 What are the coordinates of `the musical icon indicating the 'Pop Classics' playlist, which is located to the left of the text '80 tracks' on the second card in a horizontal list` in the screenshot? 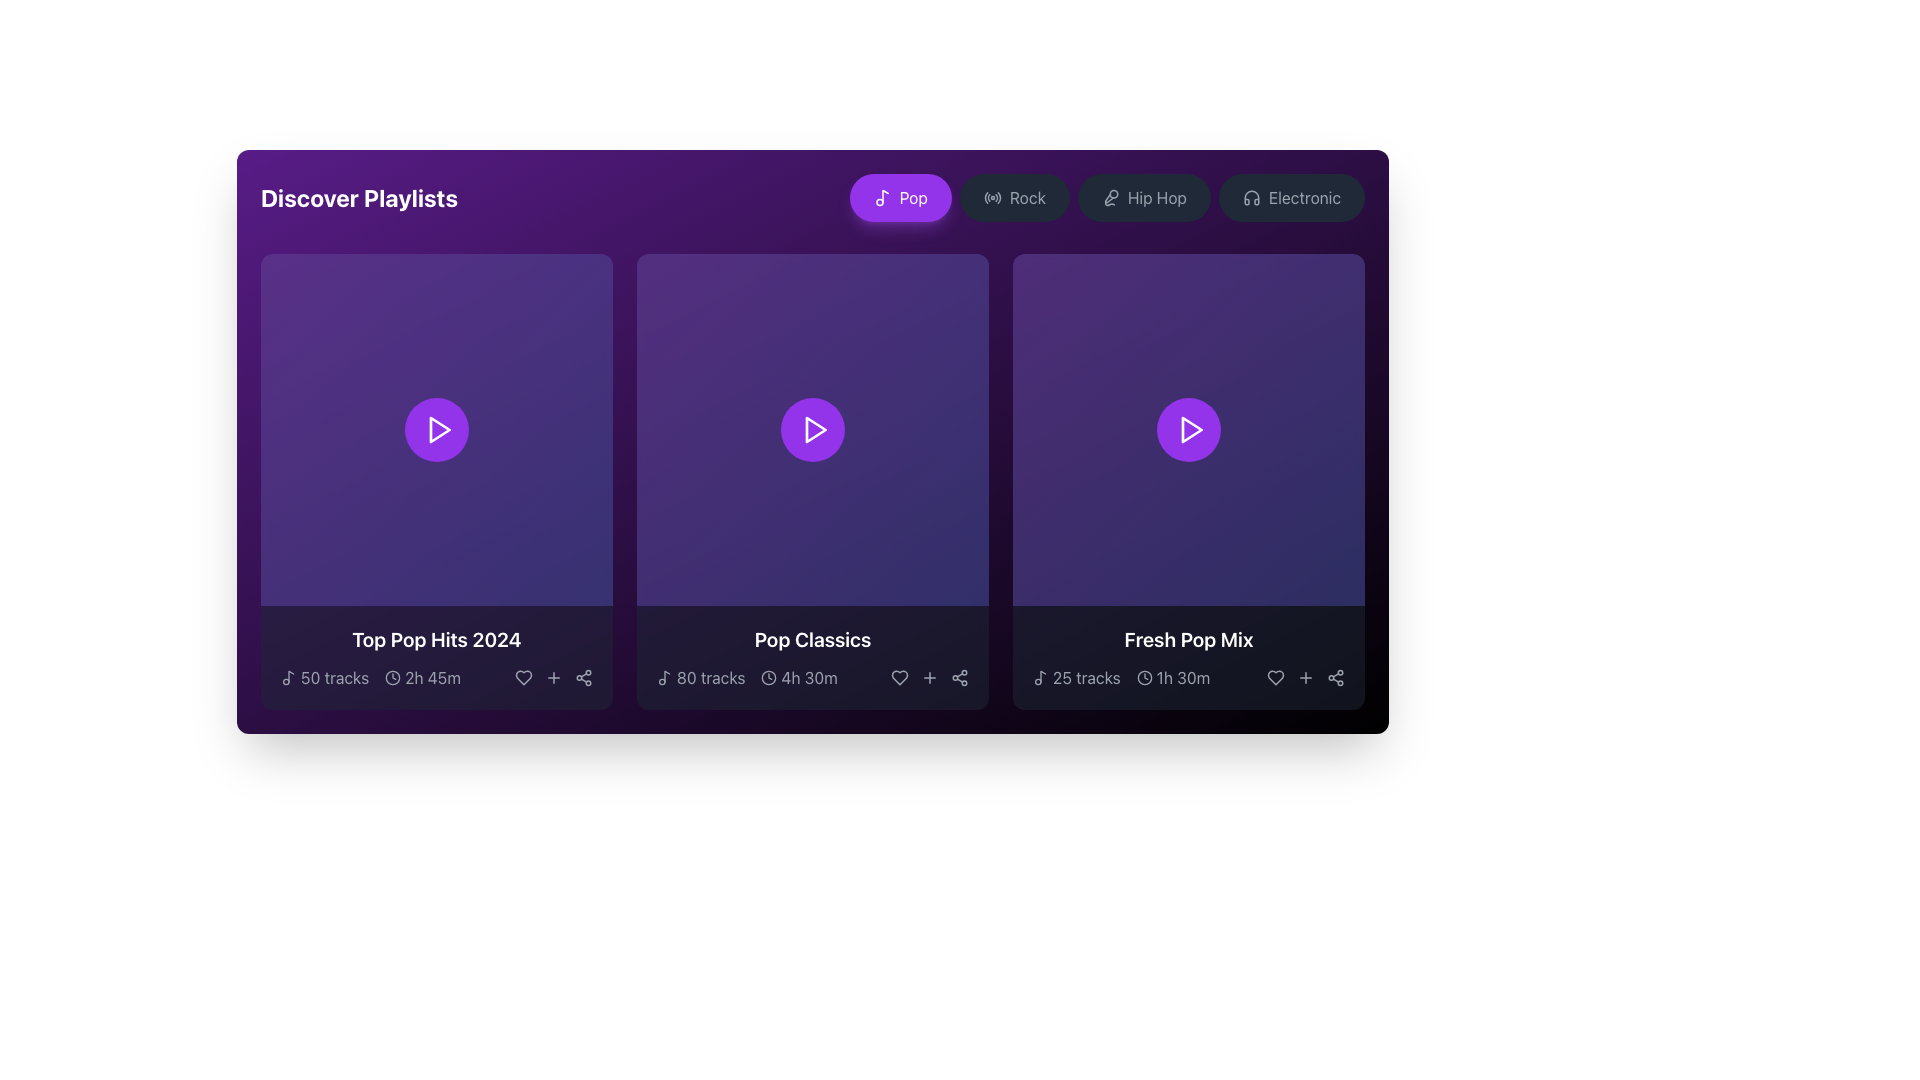 It's located at (665, 677).